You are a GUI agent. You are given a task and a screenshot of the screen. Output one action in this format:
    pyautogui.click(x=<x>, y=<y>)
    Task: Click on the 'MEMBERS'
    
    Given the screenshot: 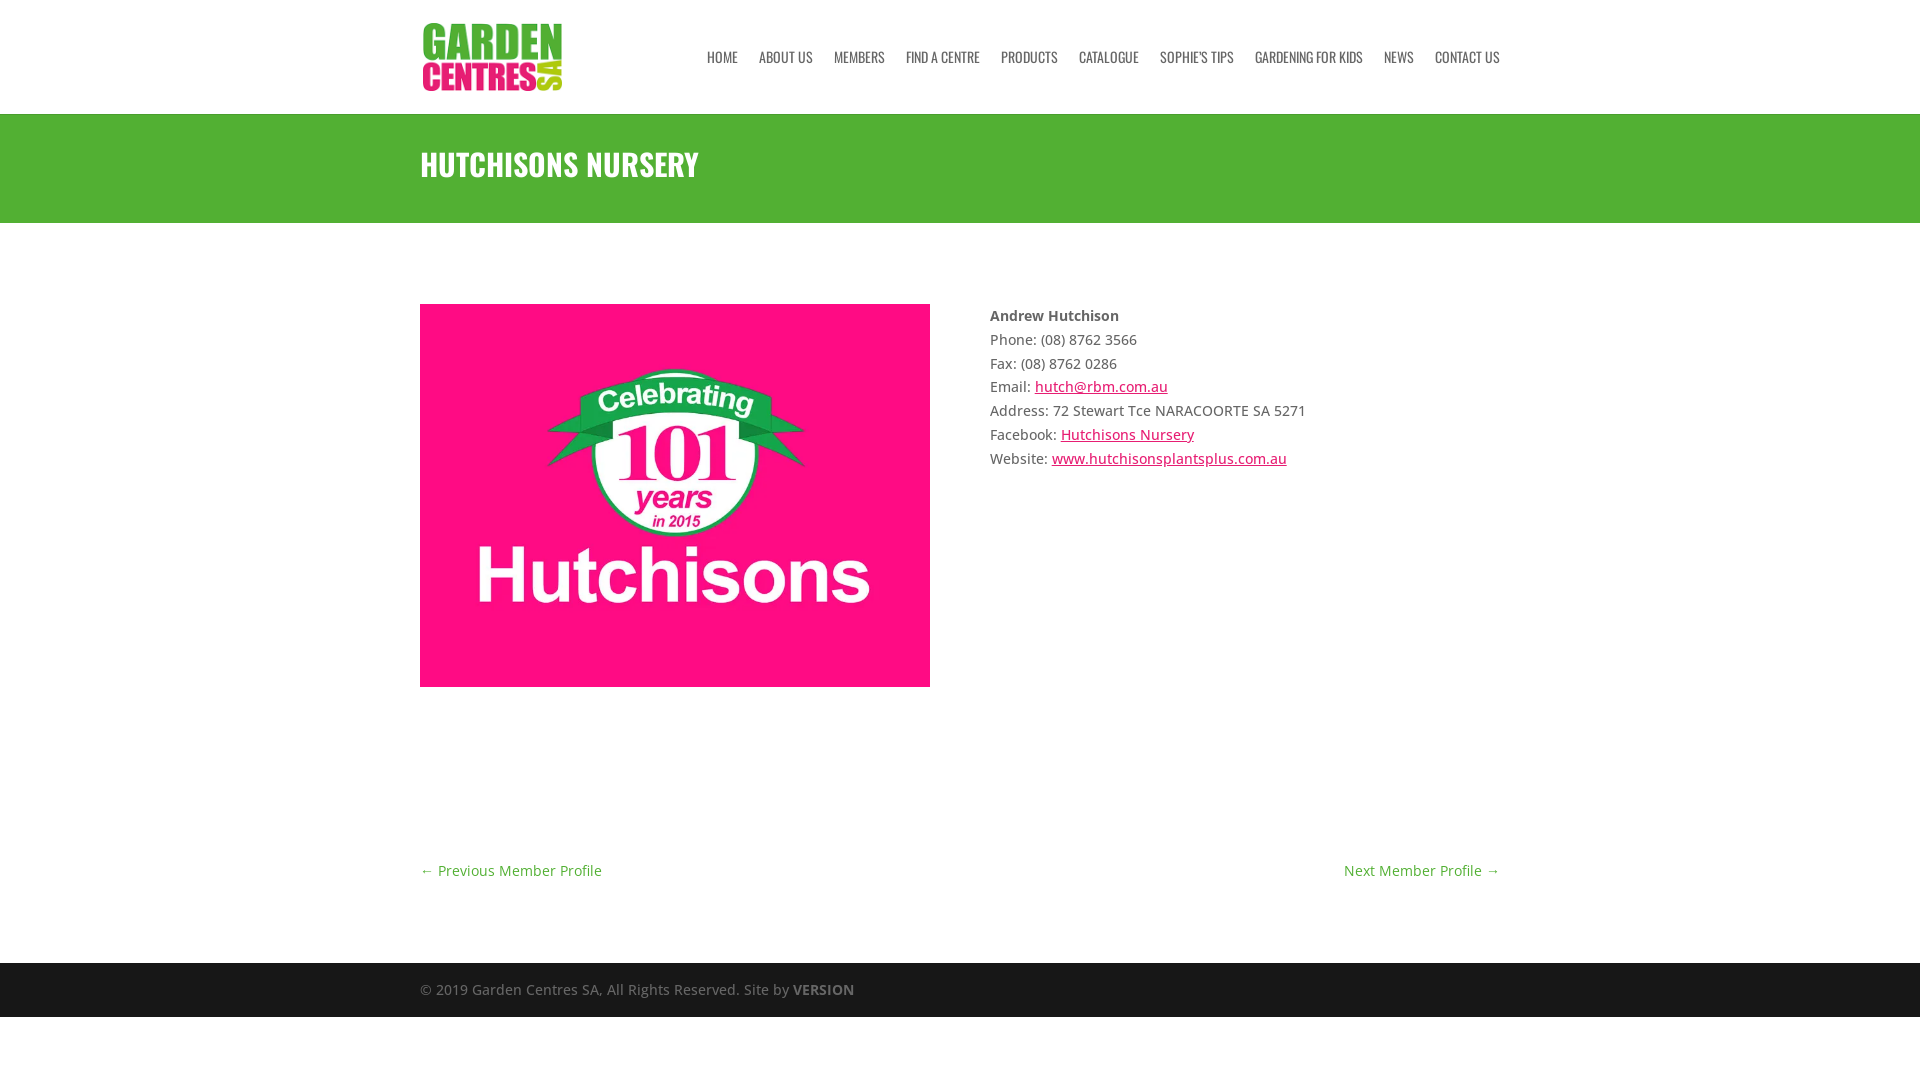 What is the action you would take?
    pyautogui.click(x=859, y=80)
    